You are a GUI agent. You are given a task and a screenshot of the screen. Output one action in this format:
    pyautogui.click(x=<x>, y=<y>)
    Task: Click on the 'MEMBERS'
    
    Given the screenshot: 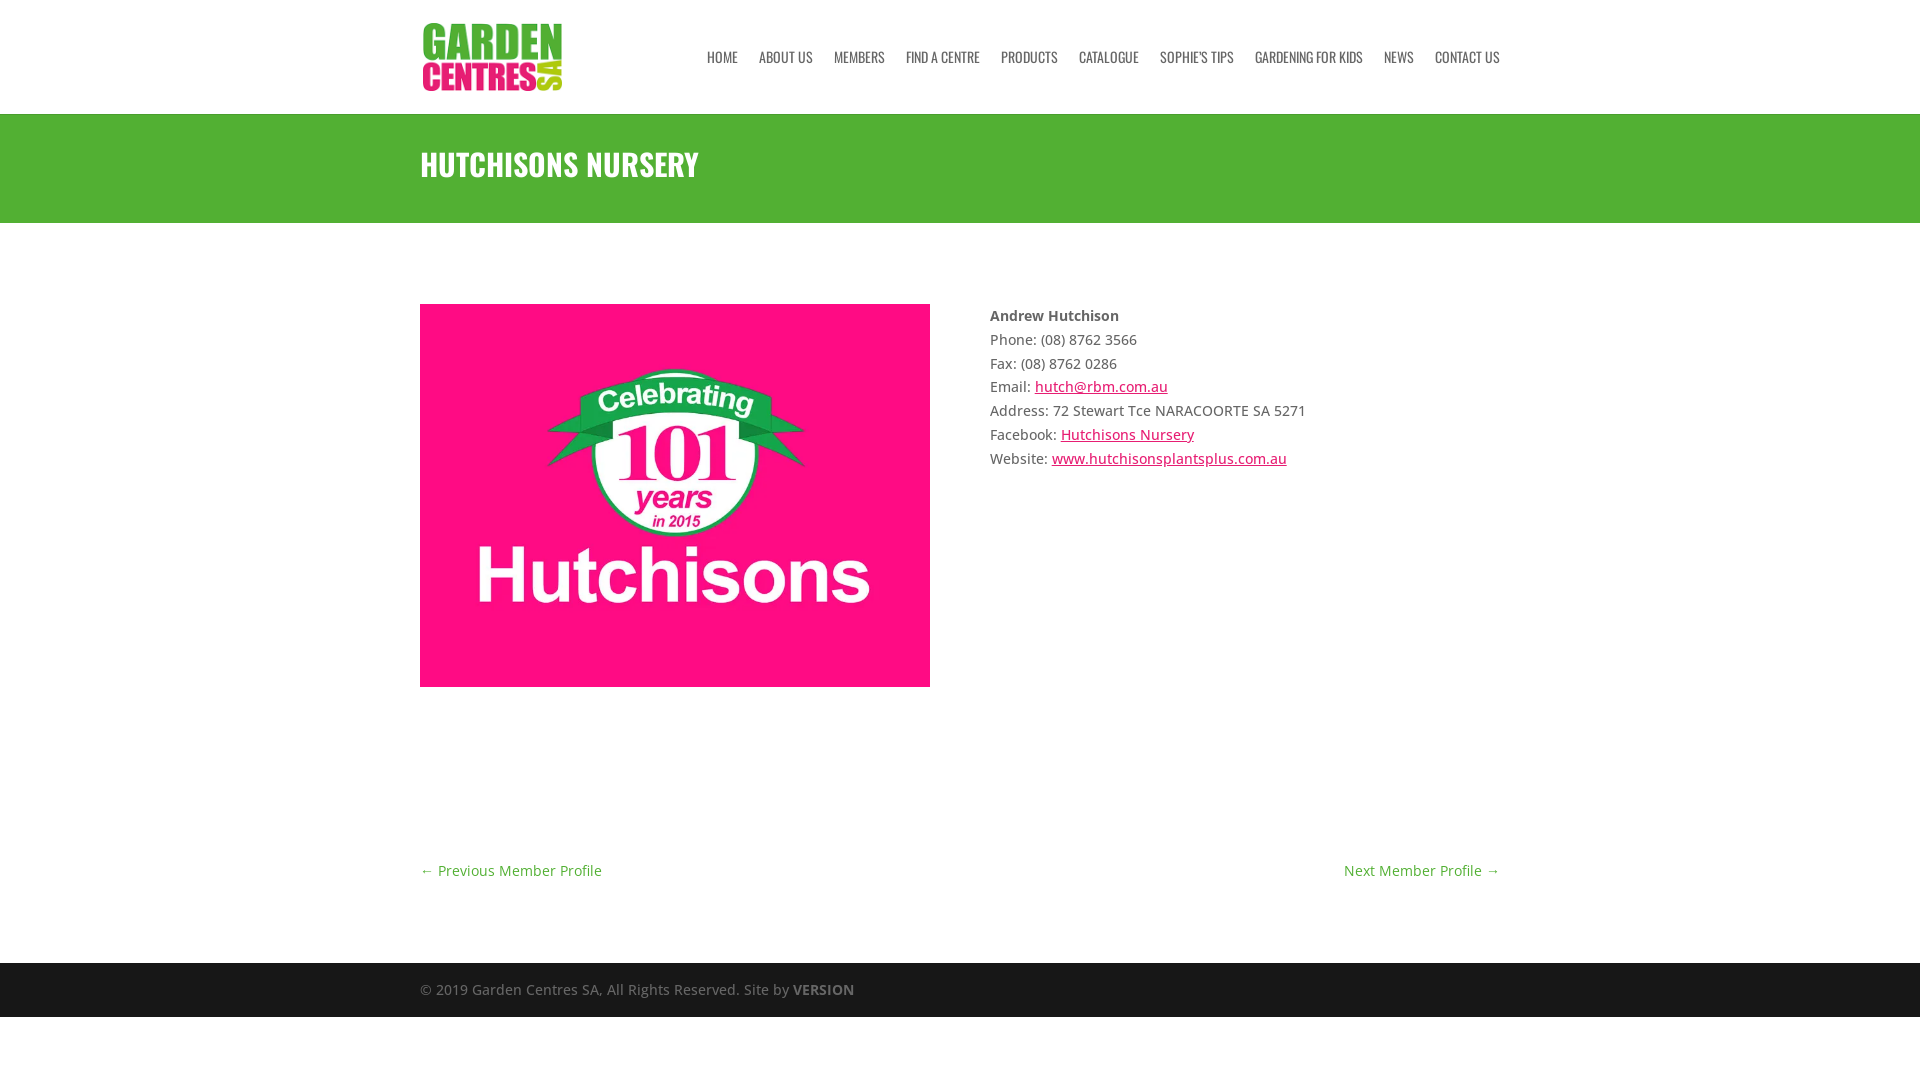 What is the action you would take?
    pyautogui.click(x=859, y=80)
    